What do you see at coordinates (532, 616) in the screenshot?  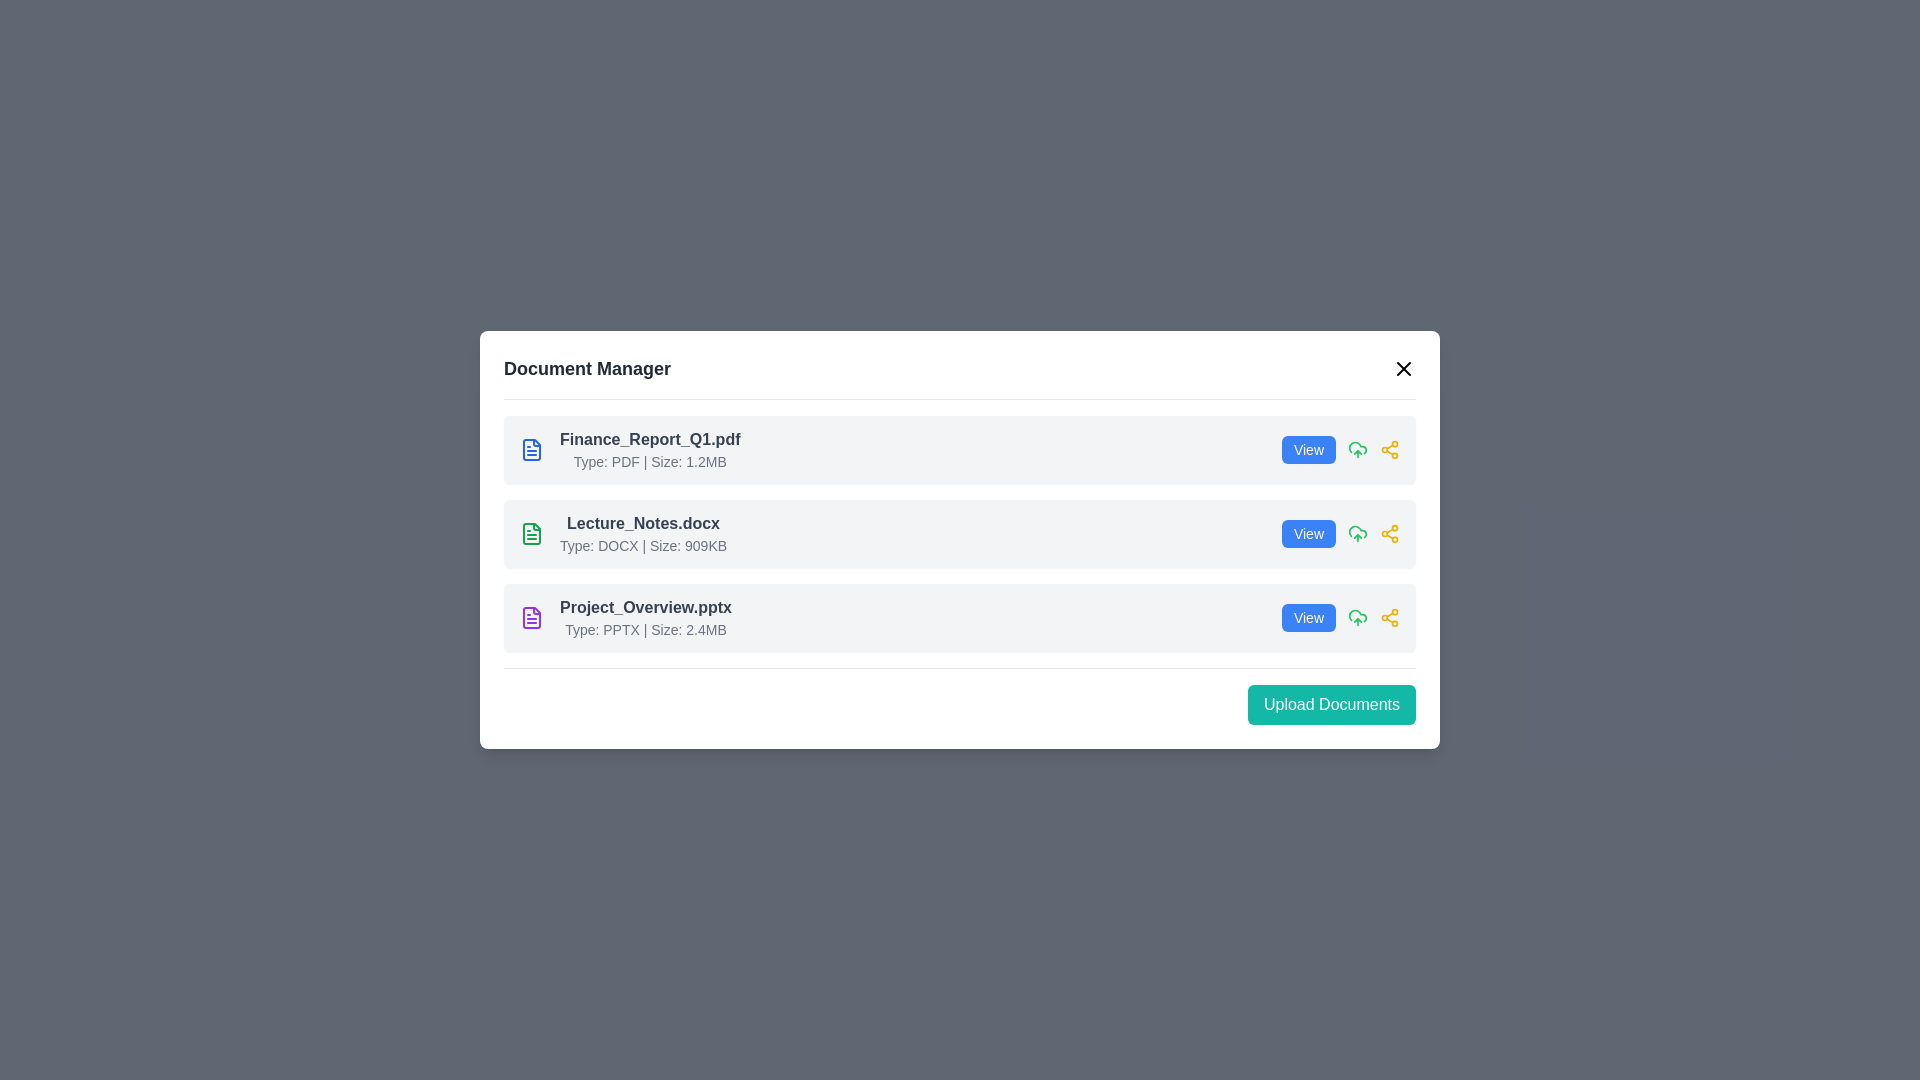 I see `the purple outlined rectangular icon representing the document titled 'Project_Overview.pptx' in the Document Manager interface, which is located in the third position of the list` at bounding box center [532, 616].